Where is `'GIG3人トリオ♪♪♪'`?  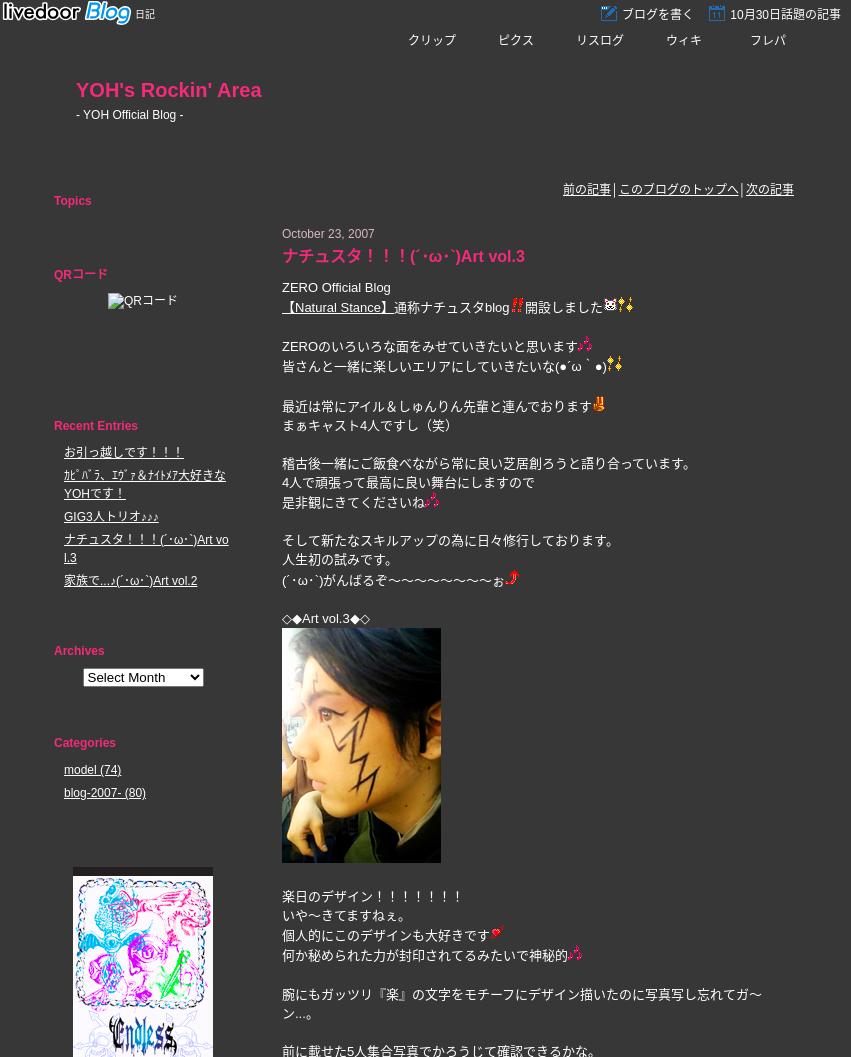
'GIG3人トリオ♪♪♪' is located at coordinates (63, 516).